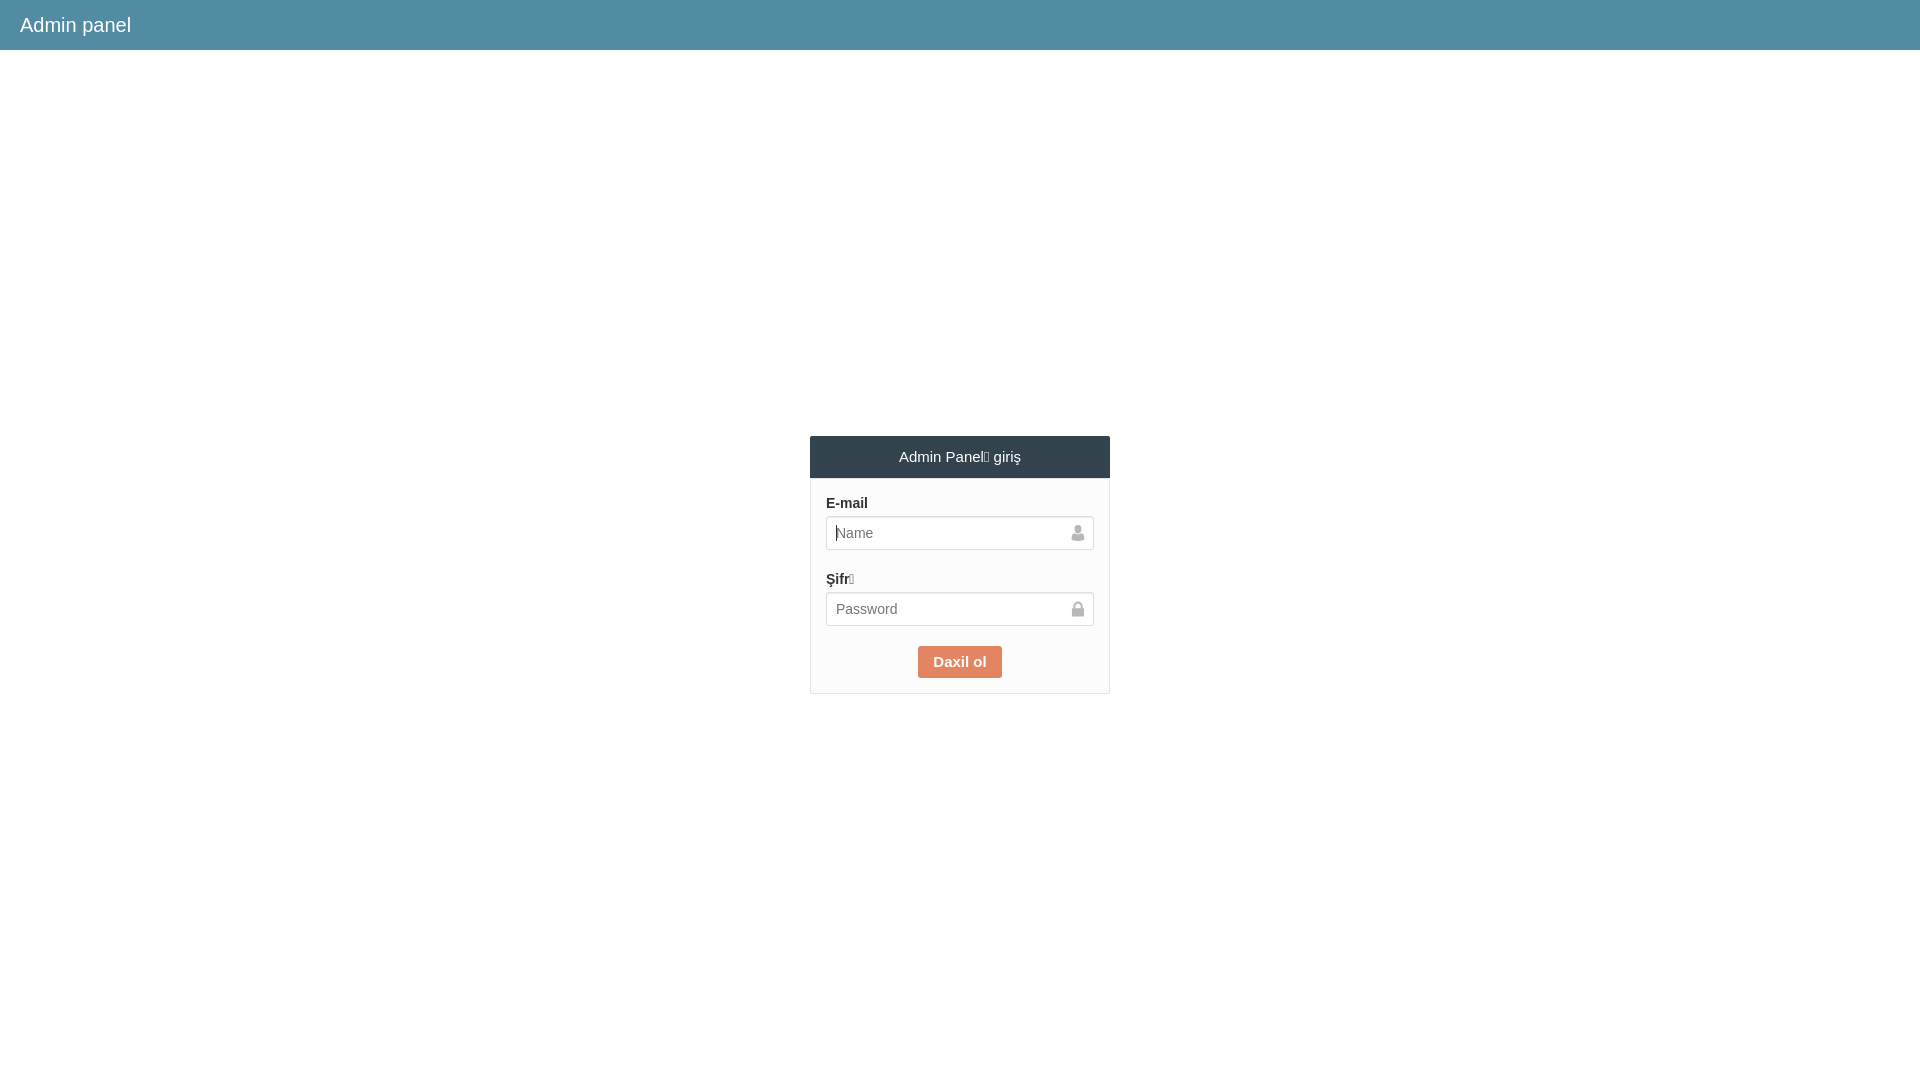 The height and width of the screenshot is (1080, 1920). I want to click on 'Daxil ol', so click(916, 662).